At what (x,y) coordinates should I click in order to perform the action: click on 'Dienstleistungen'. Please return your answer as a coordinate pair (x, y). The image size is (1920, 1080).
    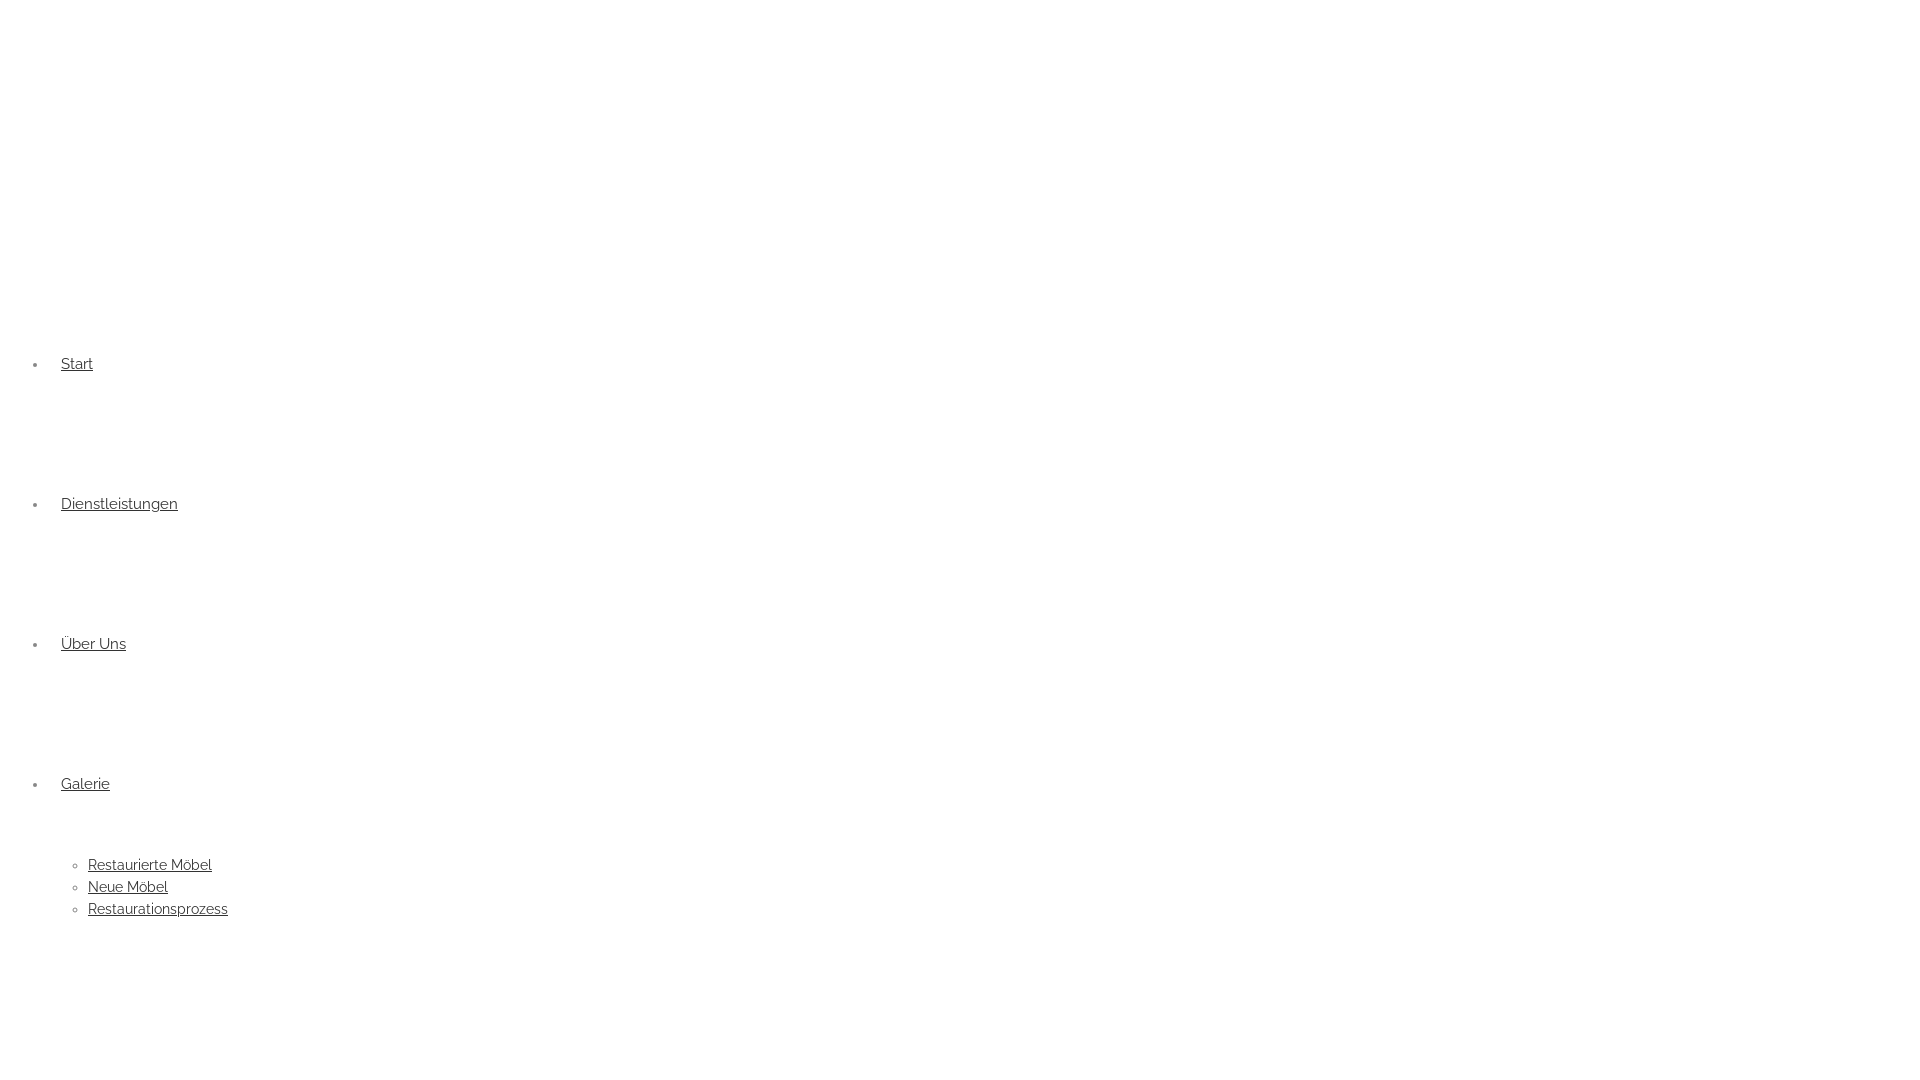
    Looking at the image, I should click on (118, 503).